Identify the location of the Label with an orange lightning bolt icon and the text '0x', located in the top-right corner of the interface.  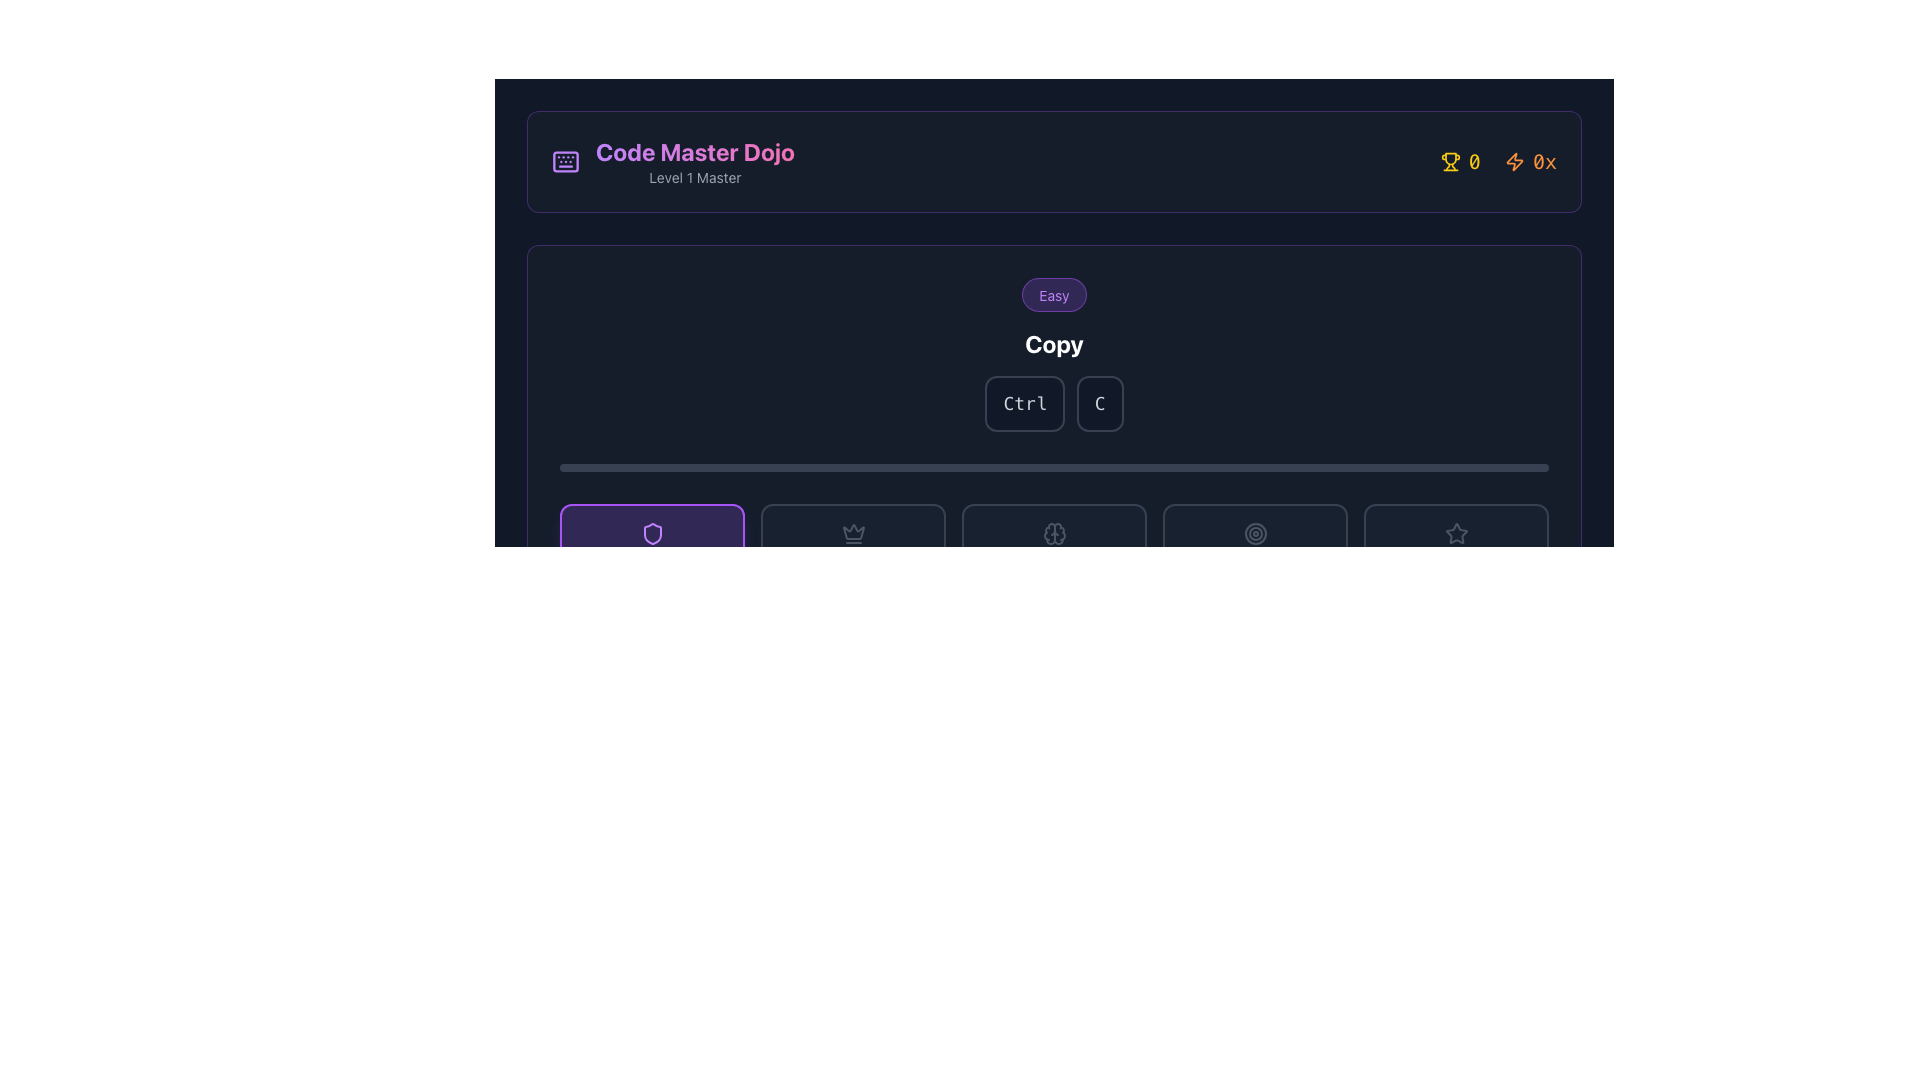
(1530, 161).